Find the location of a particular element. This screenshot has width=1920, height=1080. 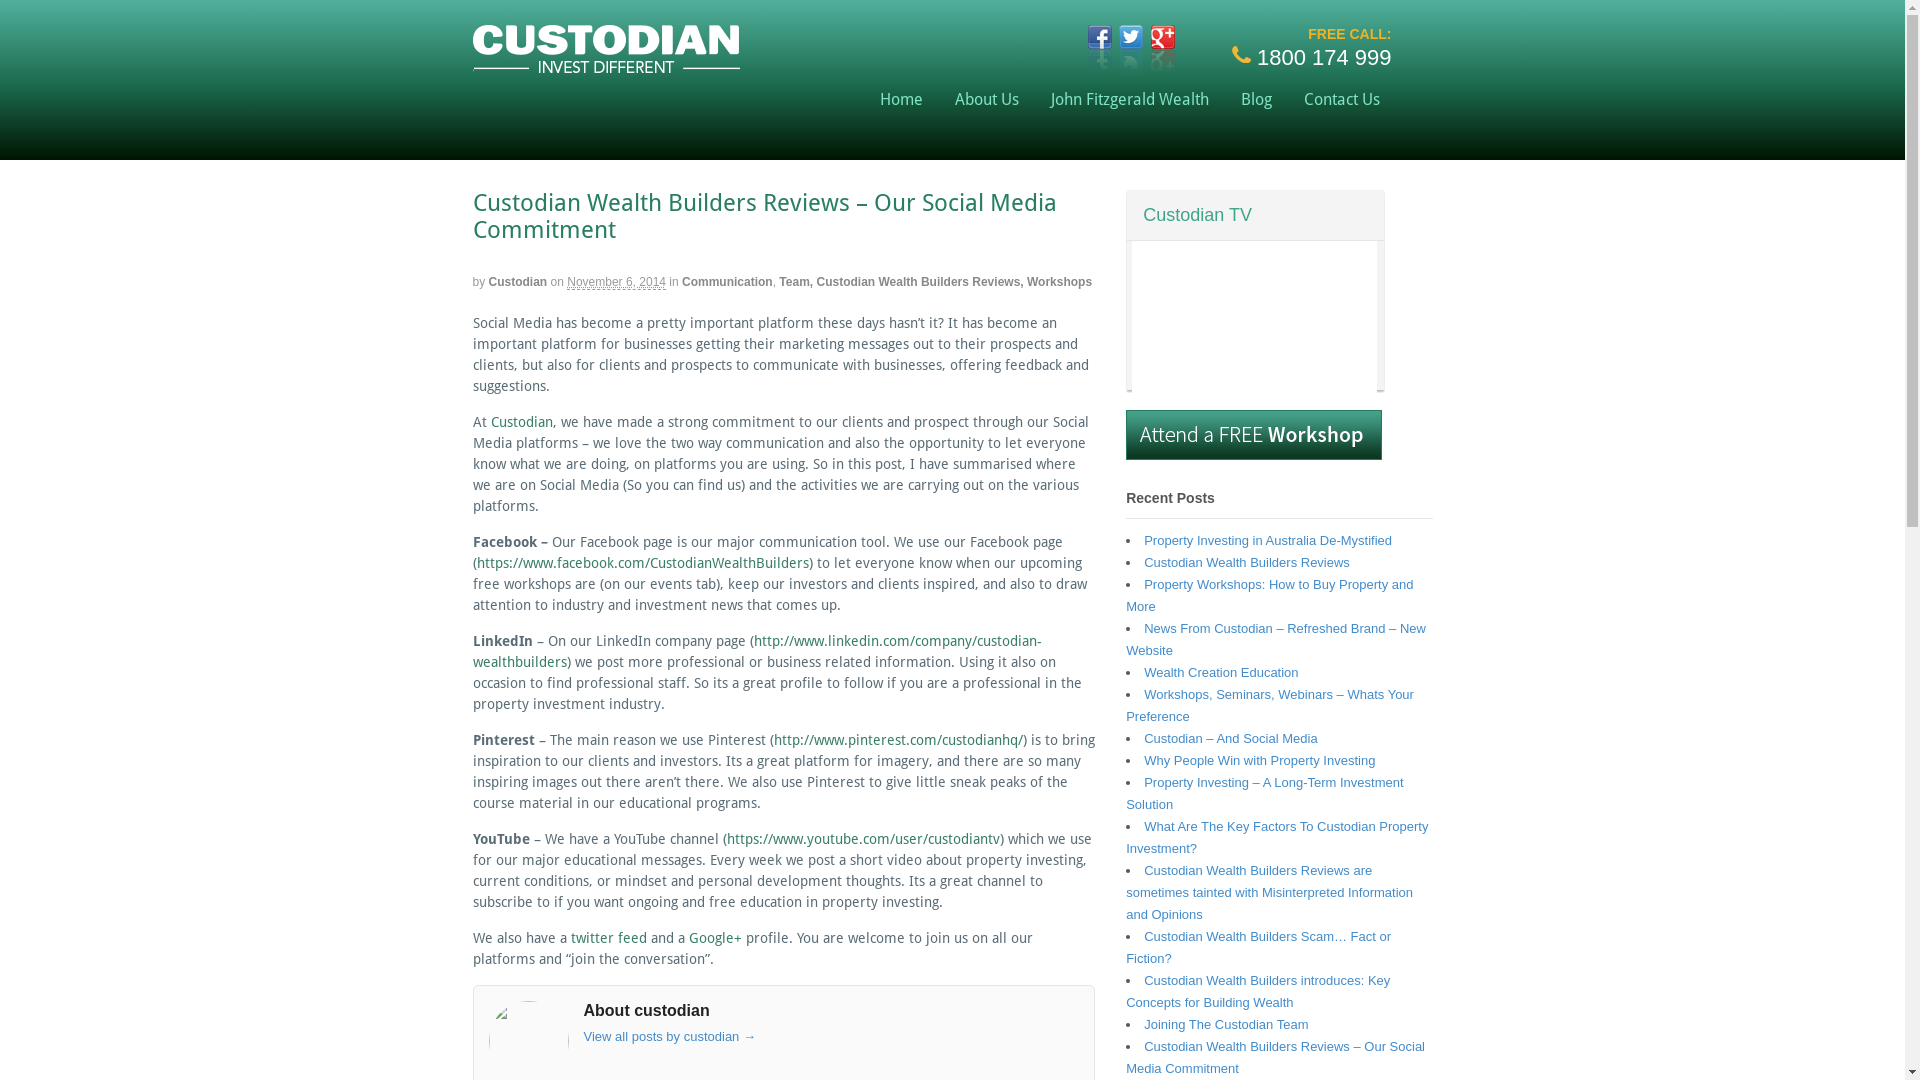

'http://www.pinterest.com/custodianhq/' is located at coordinates (897, 740).